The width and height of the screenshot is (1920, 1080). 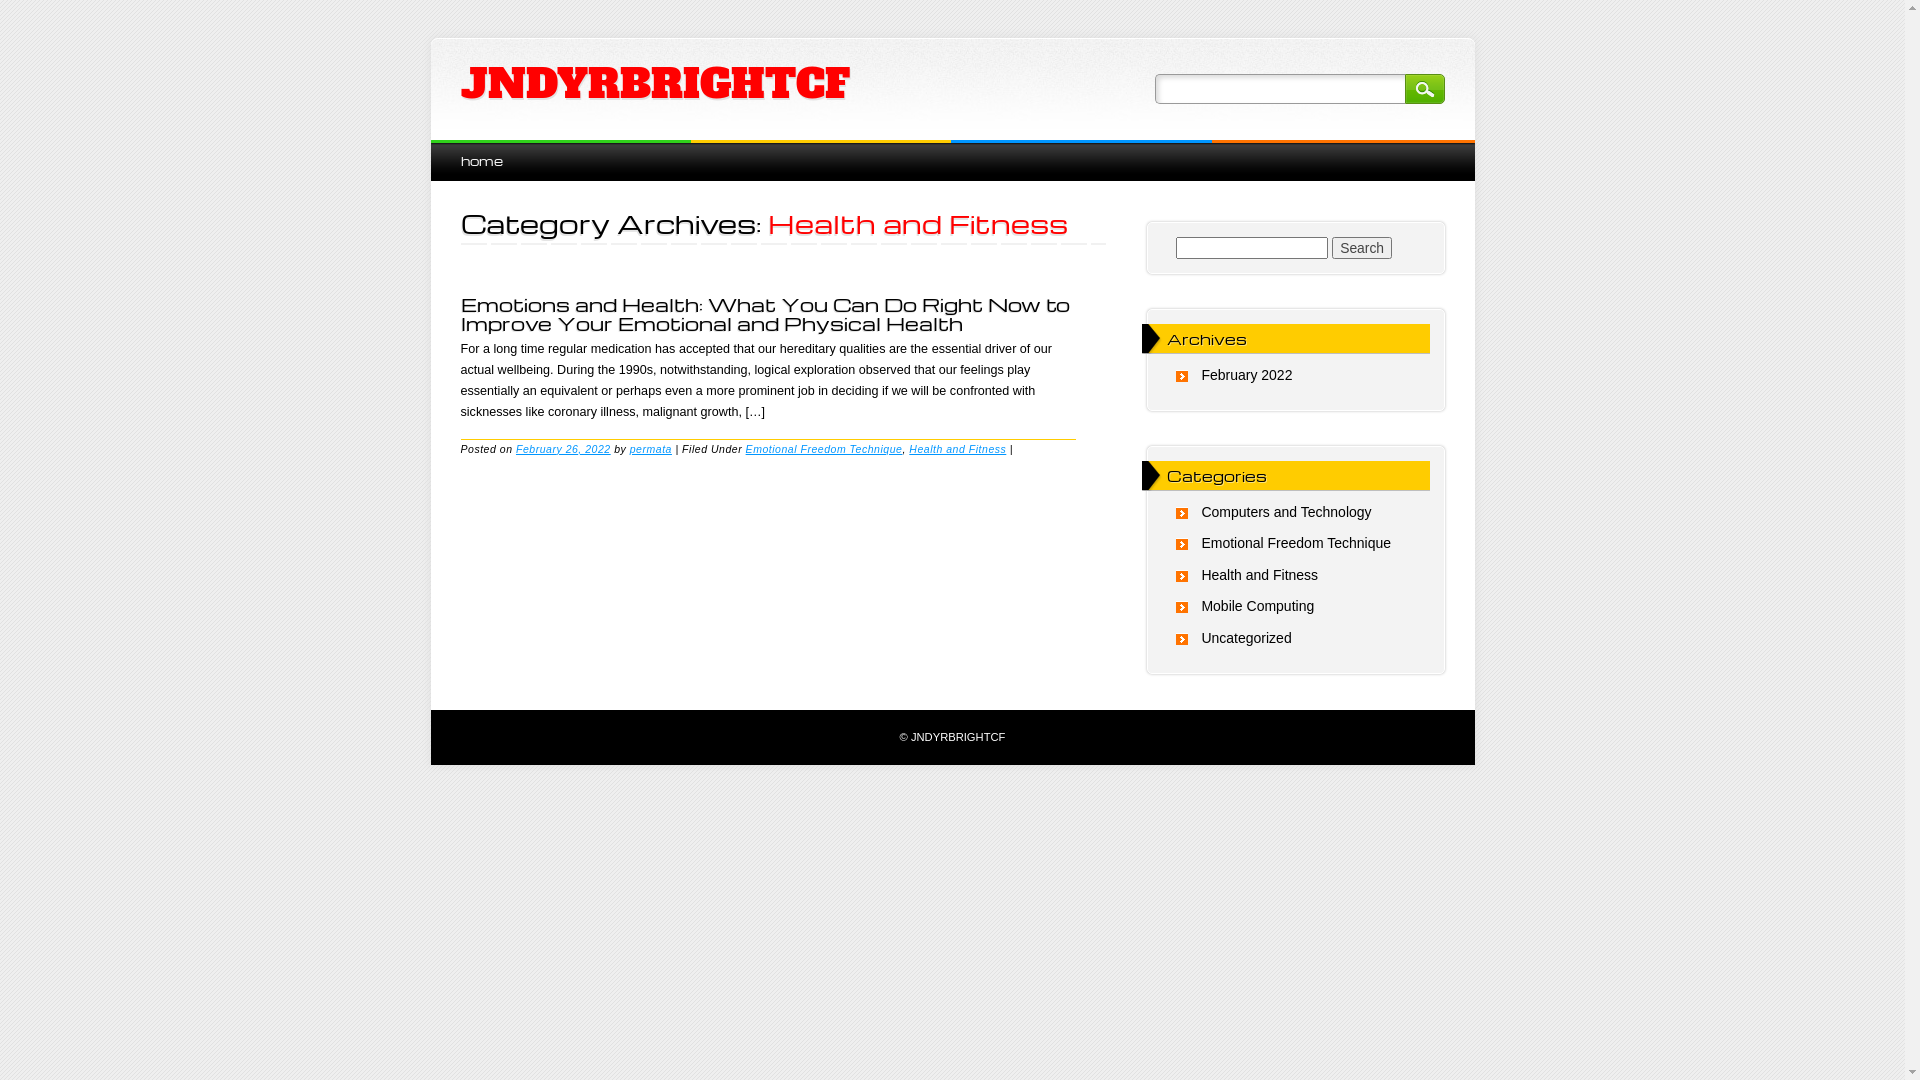 I want to click on 'Search', so click(x=1402, y=87).